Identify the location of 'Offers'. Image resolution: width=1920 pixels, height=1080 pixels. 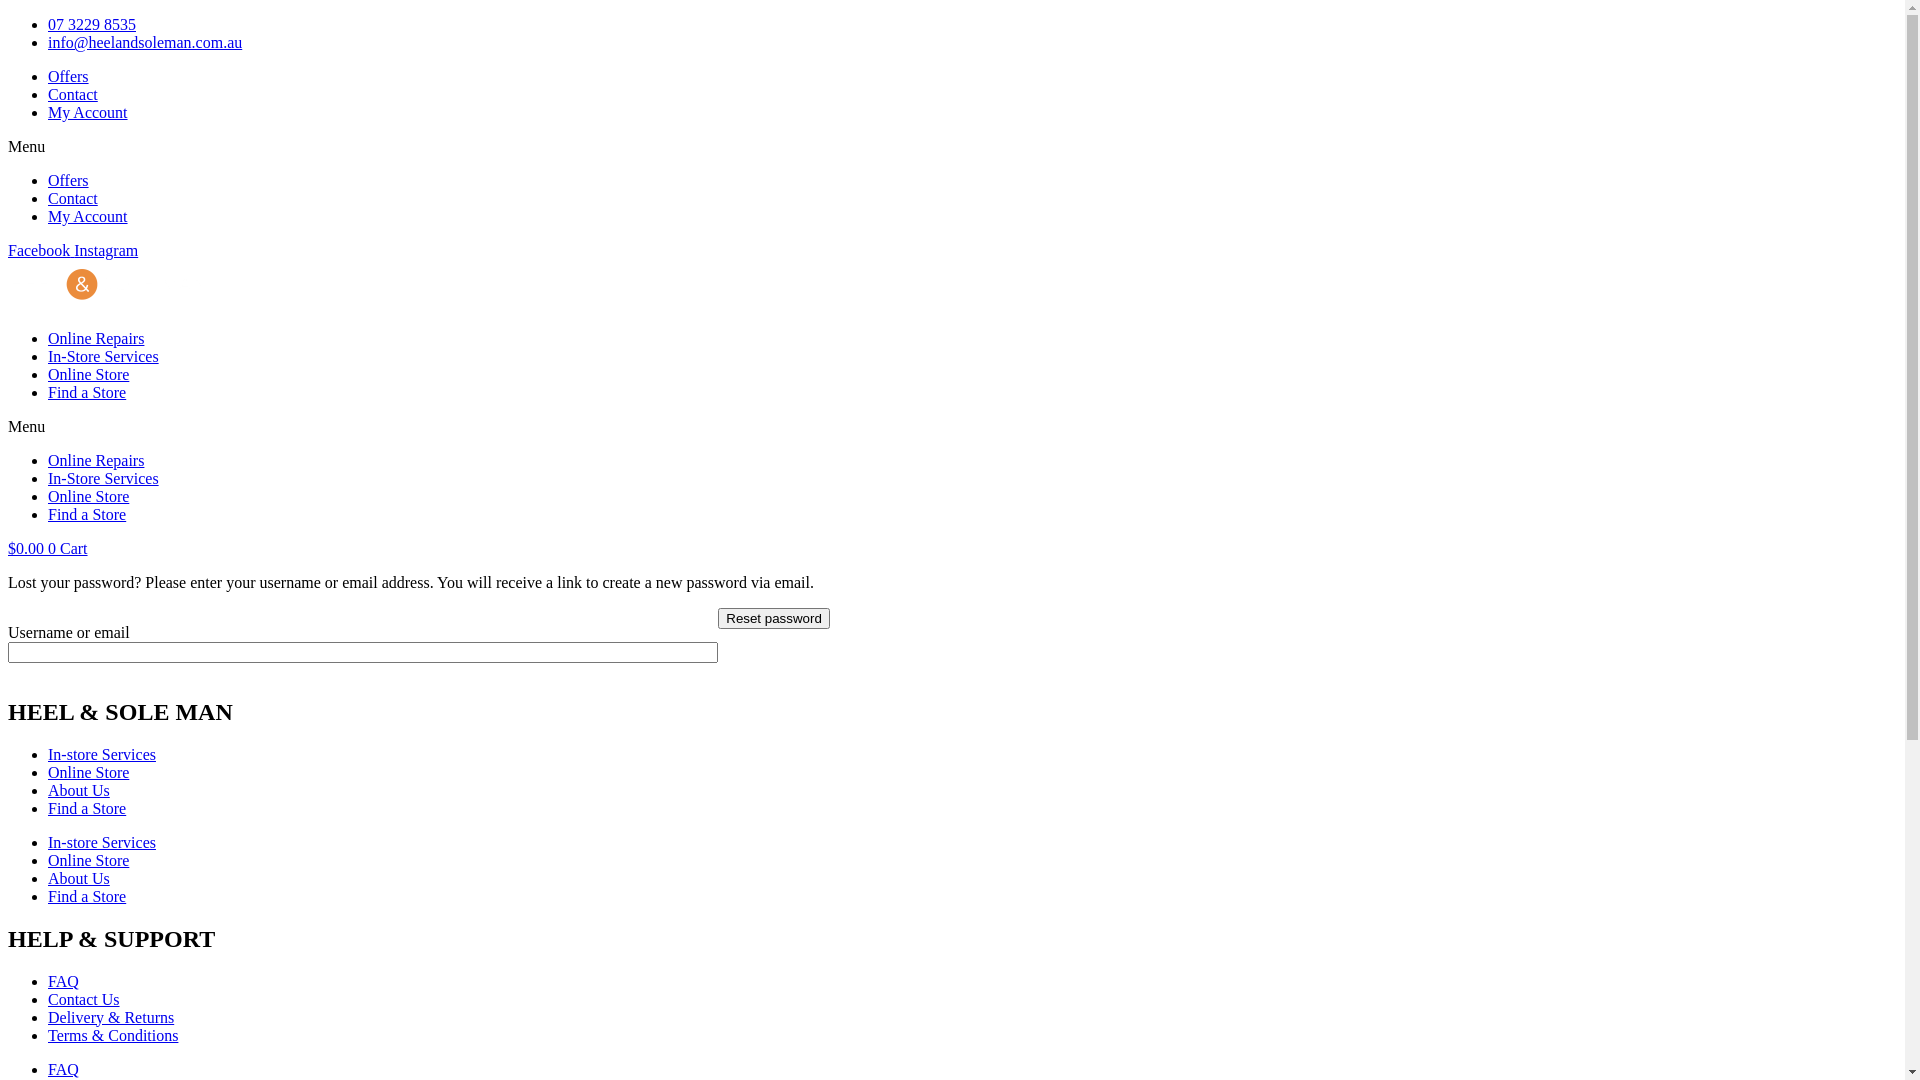
(68, 180).